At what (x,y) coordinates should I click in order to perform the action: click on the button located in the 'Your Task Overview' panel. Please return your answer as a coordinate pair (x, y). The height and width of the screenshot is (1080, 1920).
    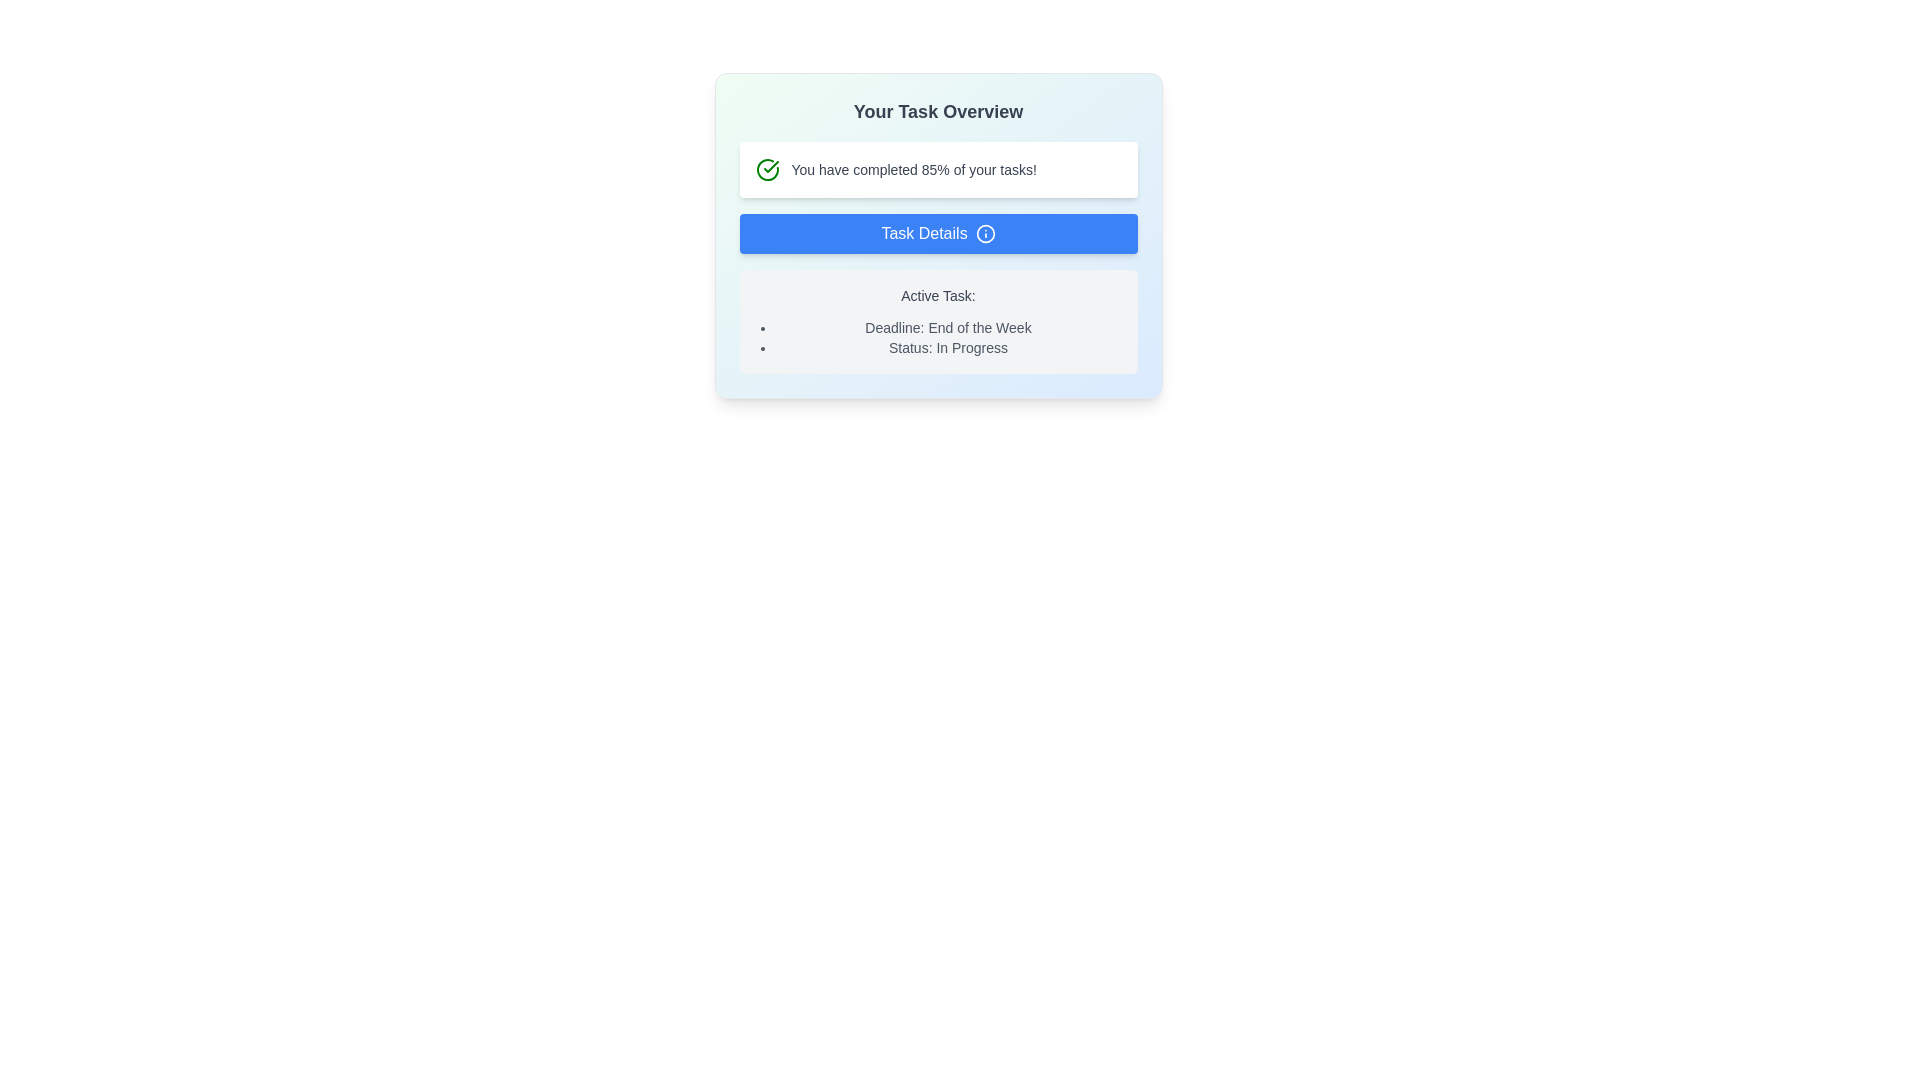
    Looking at the image, I should click on (937, 233).